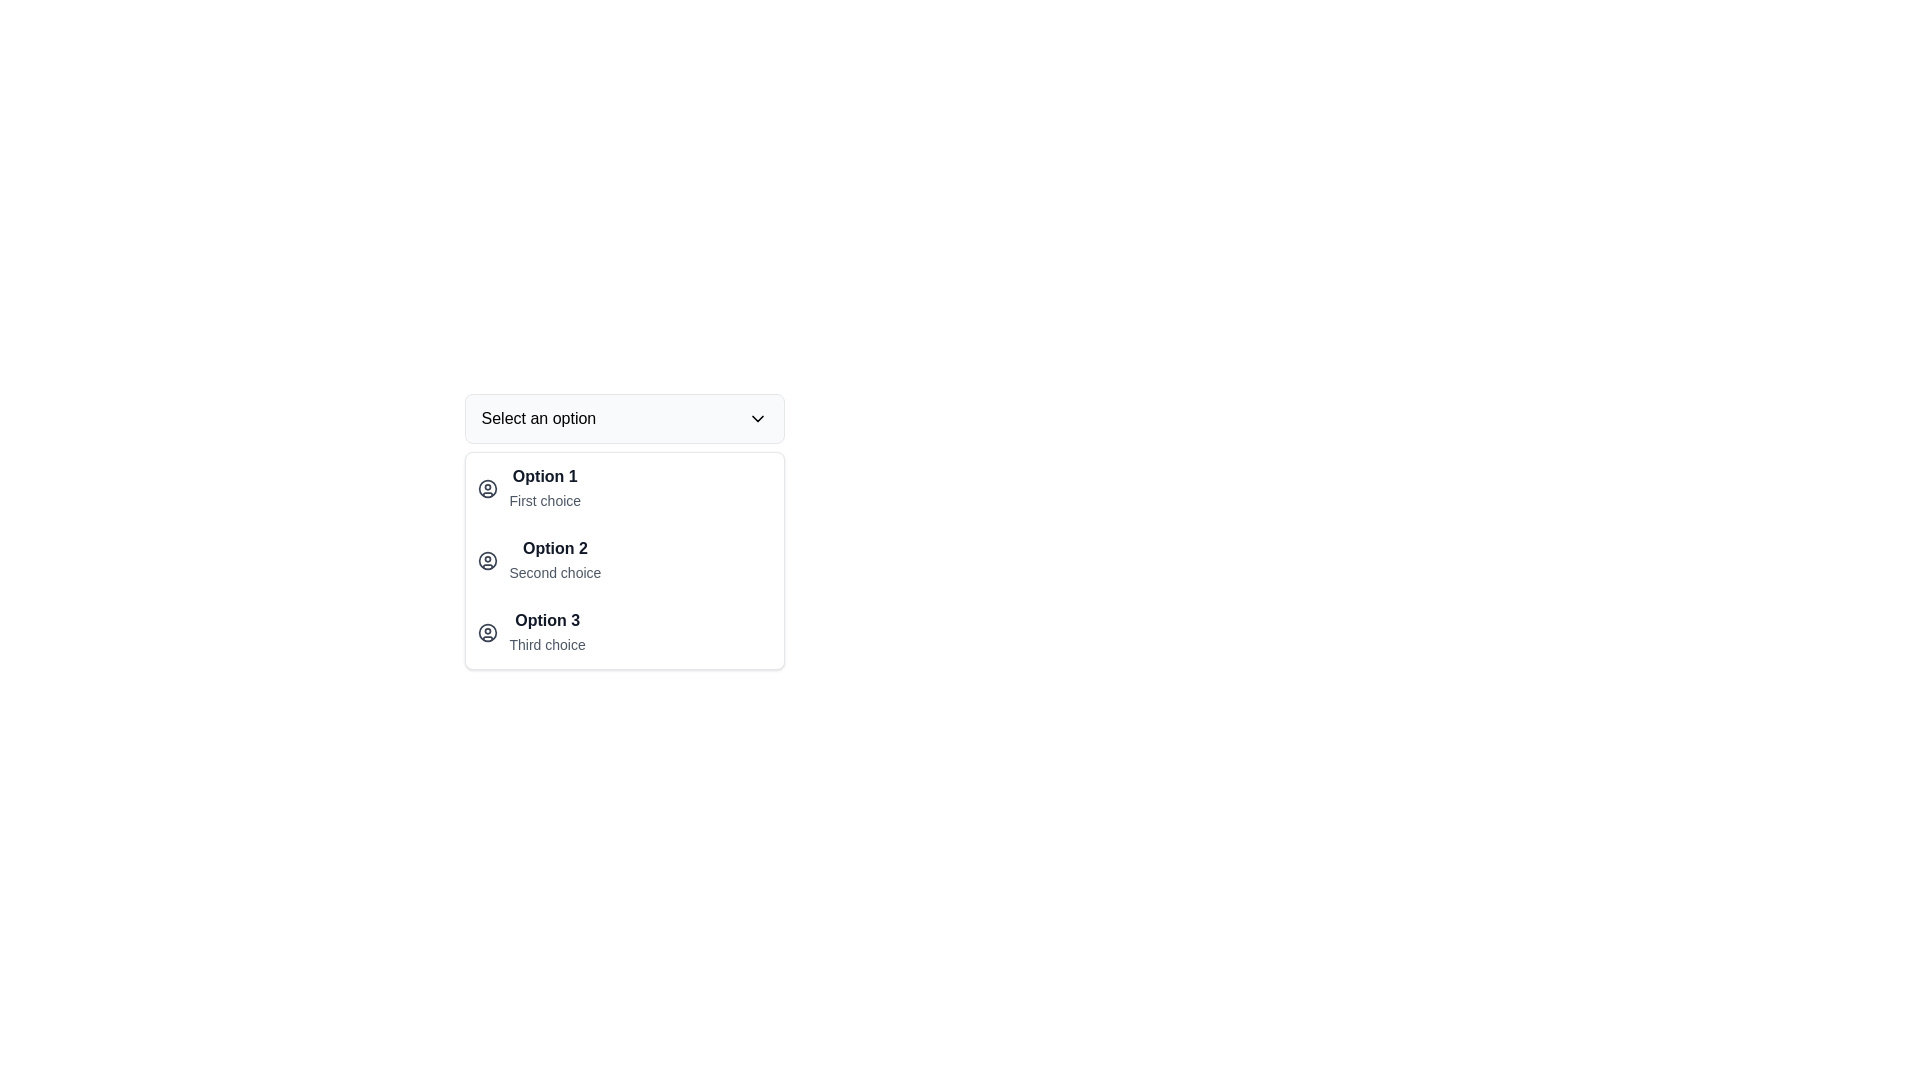 Image resolution: width=1920 pixels, height=1080 pixels. Describe the element at coordinates (487, 560) in the screenshot. I see `the circular decorative icon component adjacent to 'Option 2' in the dropdown menu` at that location.